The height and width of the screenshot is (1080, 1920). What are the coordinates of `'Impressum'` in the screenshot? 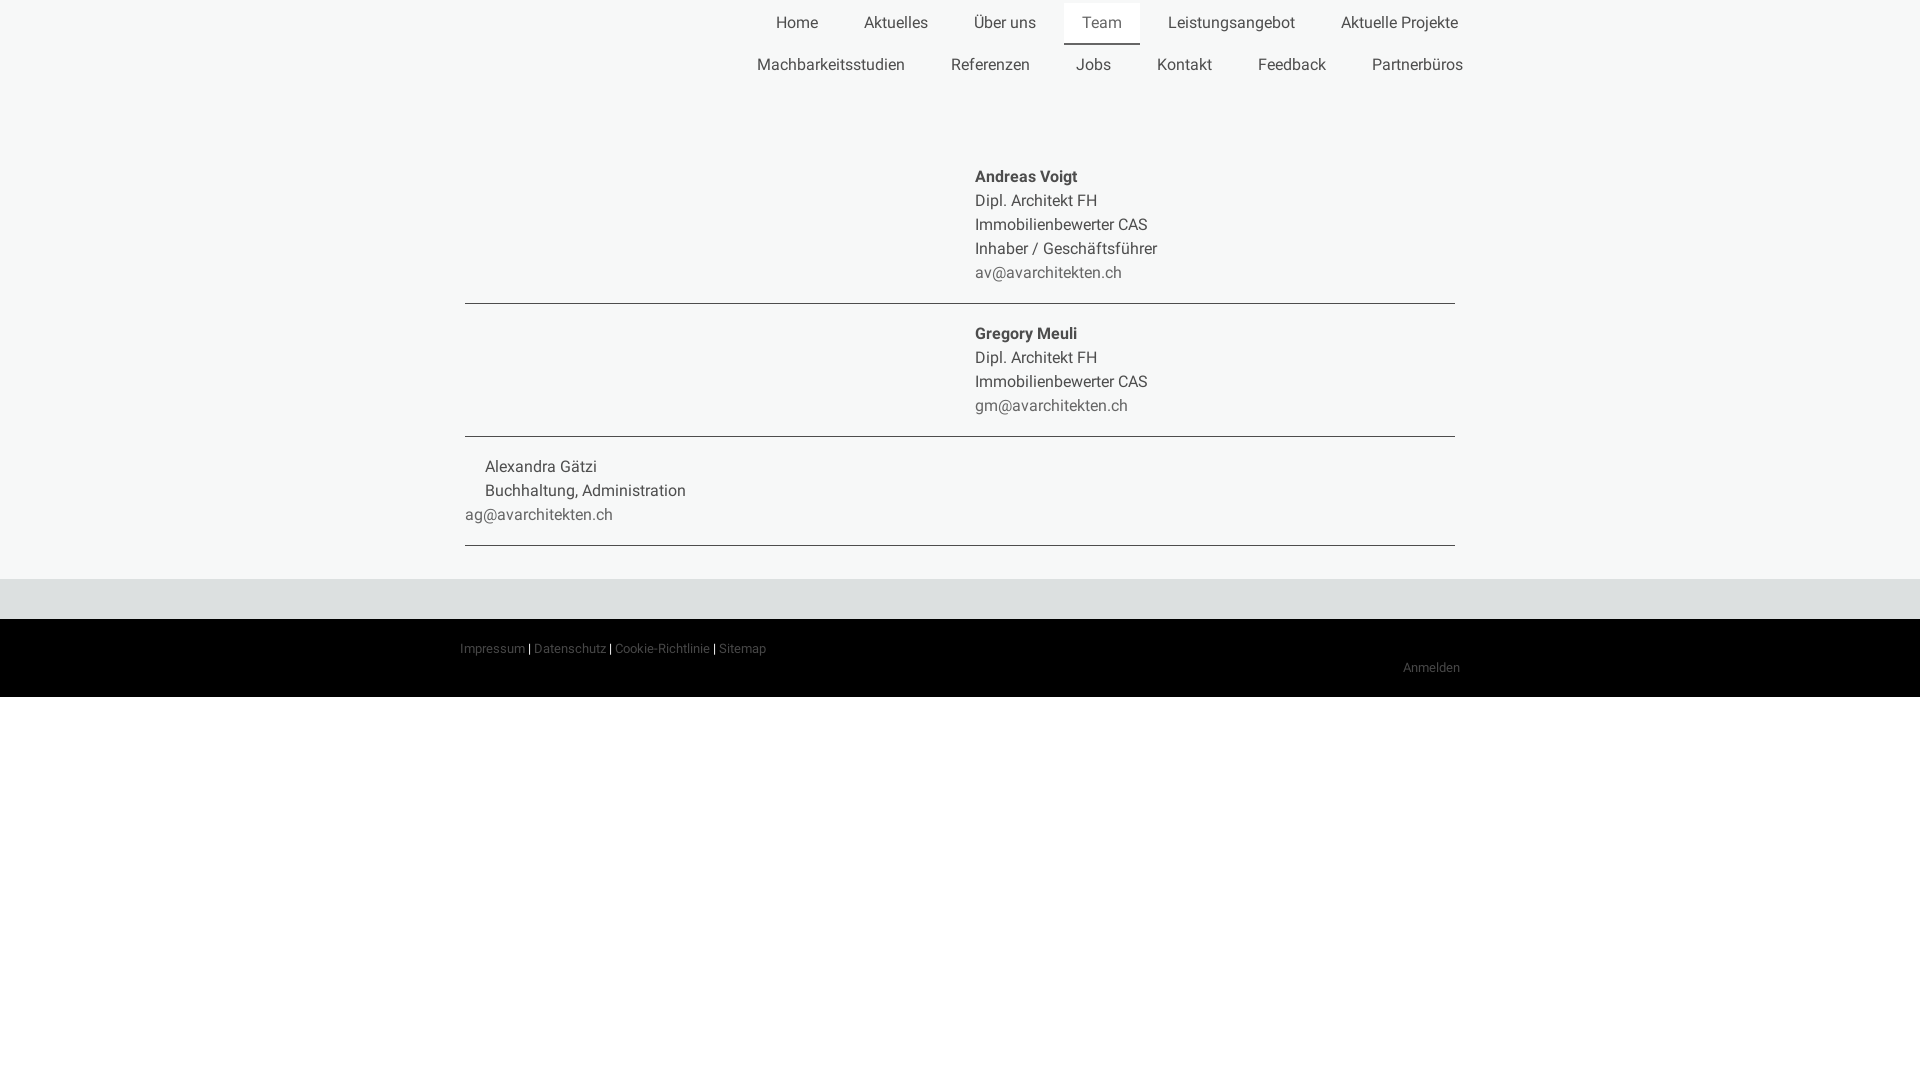 It's located at (459, 648).